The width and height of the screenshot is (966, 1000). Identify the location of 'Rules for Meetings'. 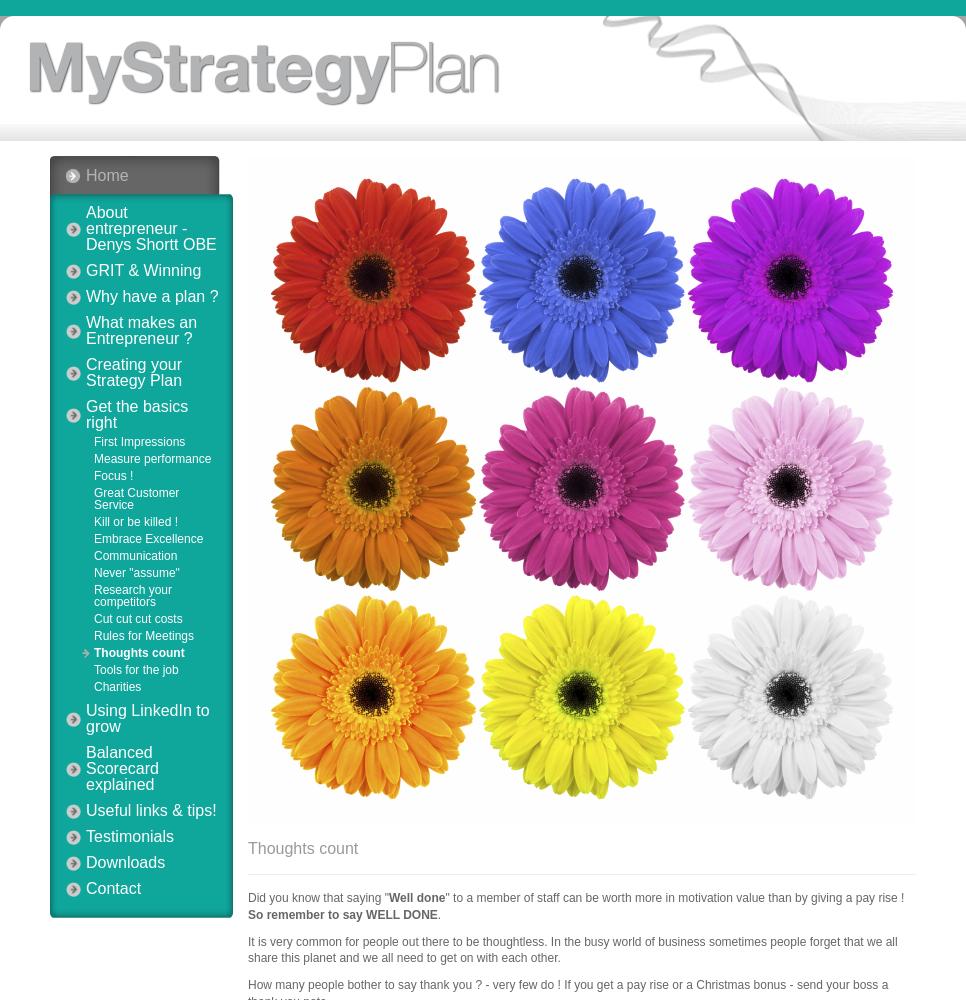
(143, 636).